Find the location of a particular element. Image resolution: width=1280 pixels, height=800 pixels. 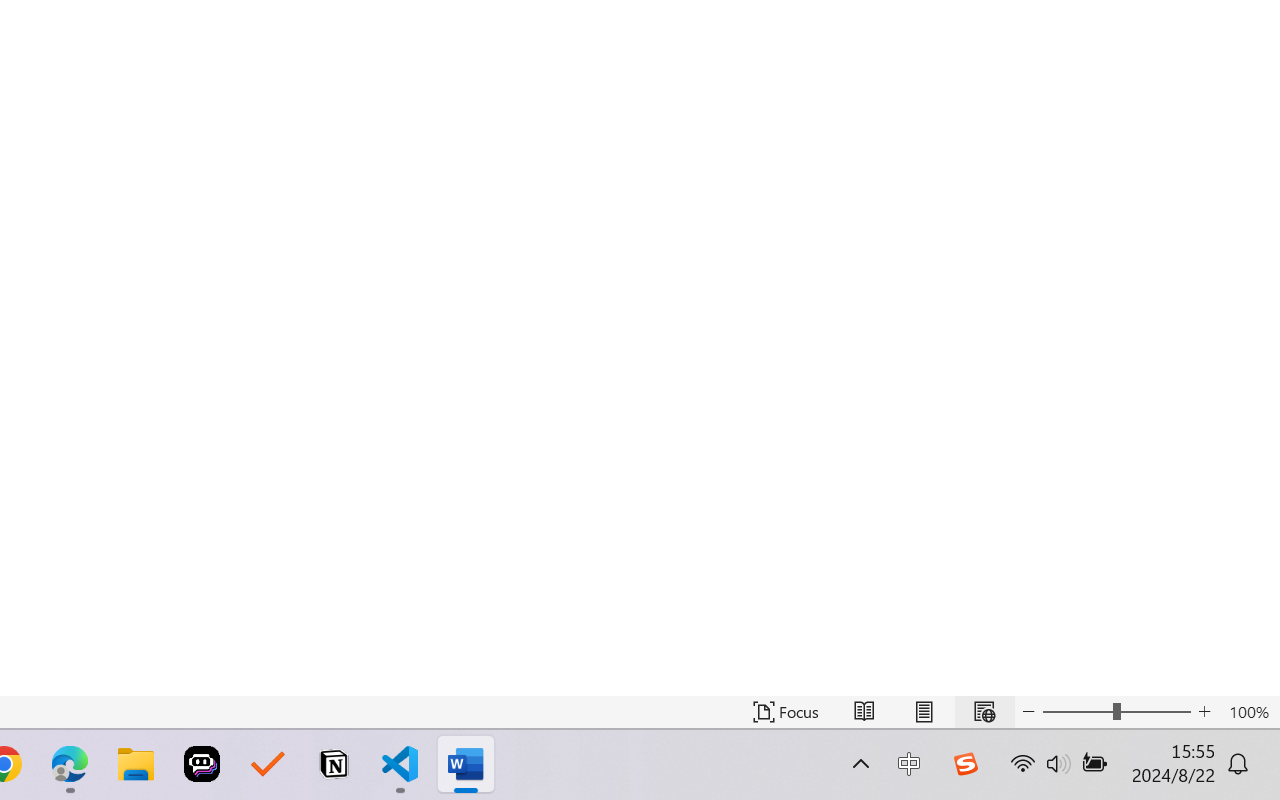

'Zoom In' is located at coordinates (1204, 711).